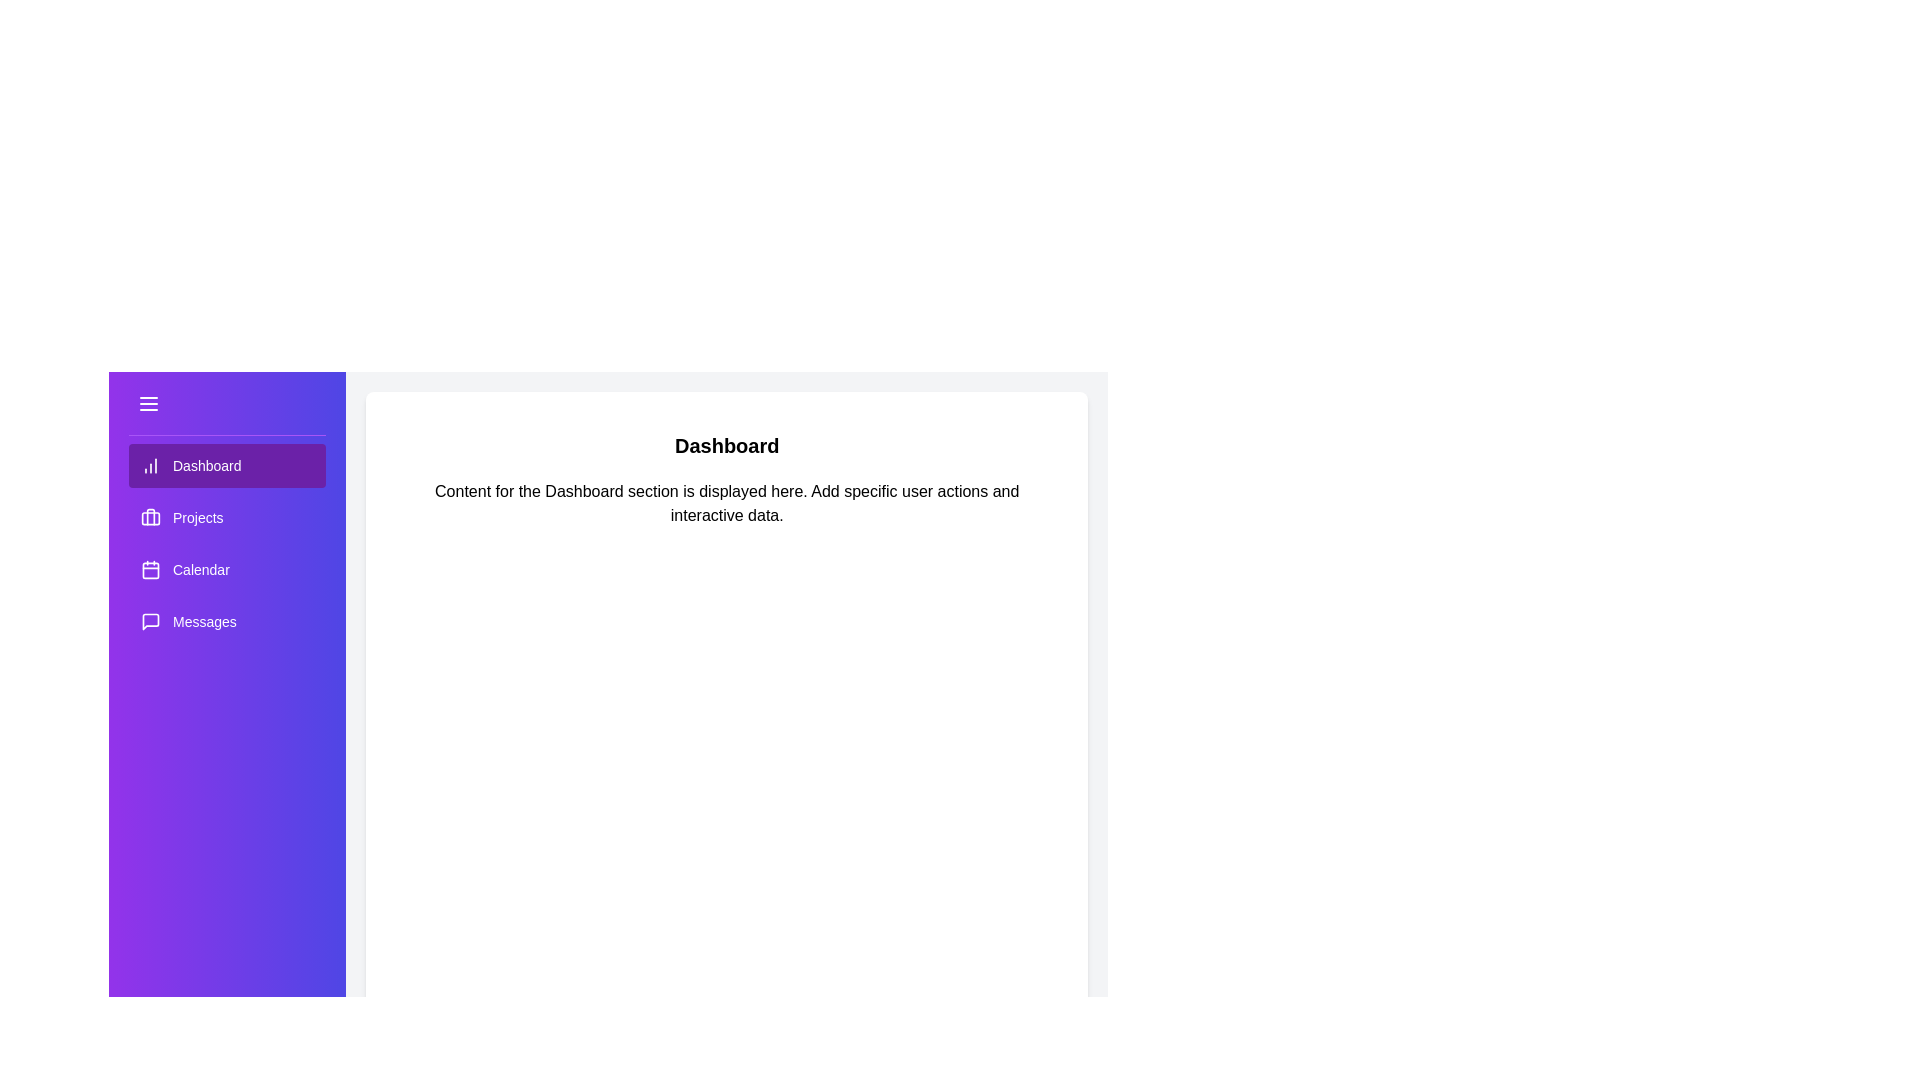 The image size is (1920, 1080). I want to click on toggle button located at the top-left corner of the drawer to toggle its state, so click(147, 403).